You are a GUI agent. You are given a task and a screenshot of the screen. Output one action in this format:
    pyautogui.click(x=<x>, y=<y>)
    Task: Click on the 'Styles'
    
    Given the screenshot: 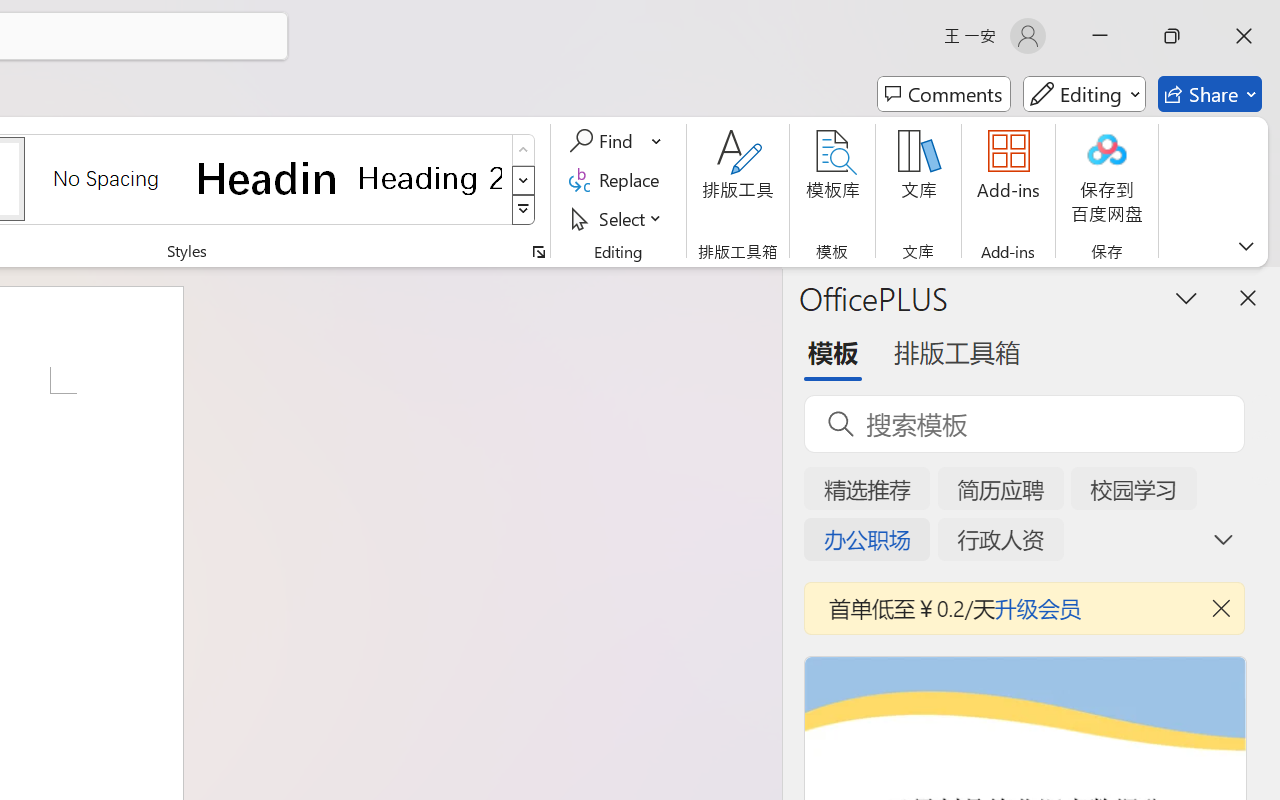 What is the action you would take?
    pyautogui.click(x=523, y=210)
    